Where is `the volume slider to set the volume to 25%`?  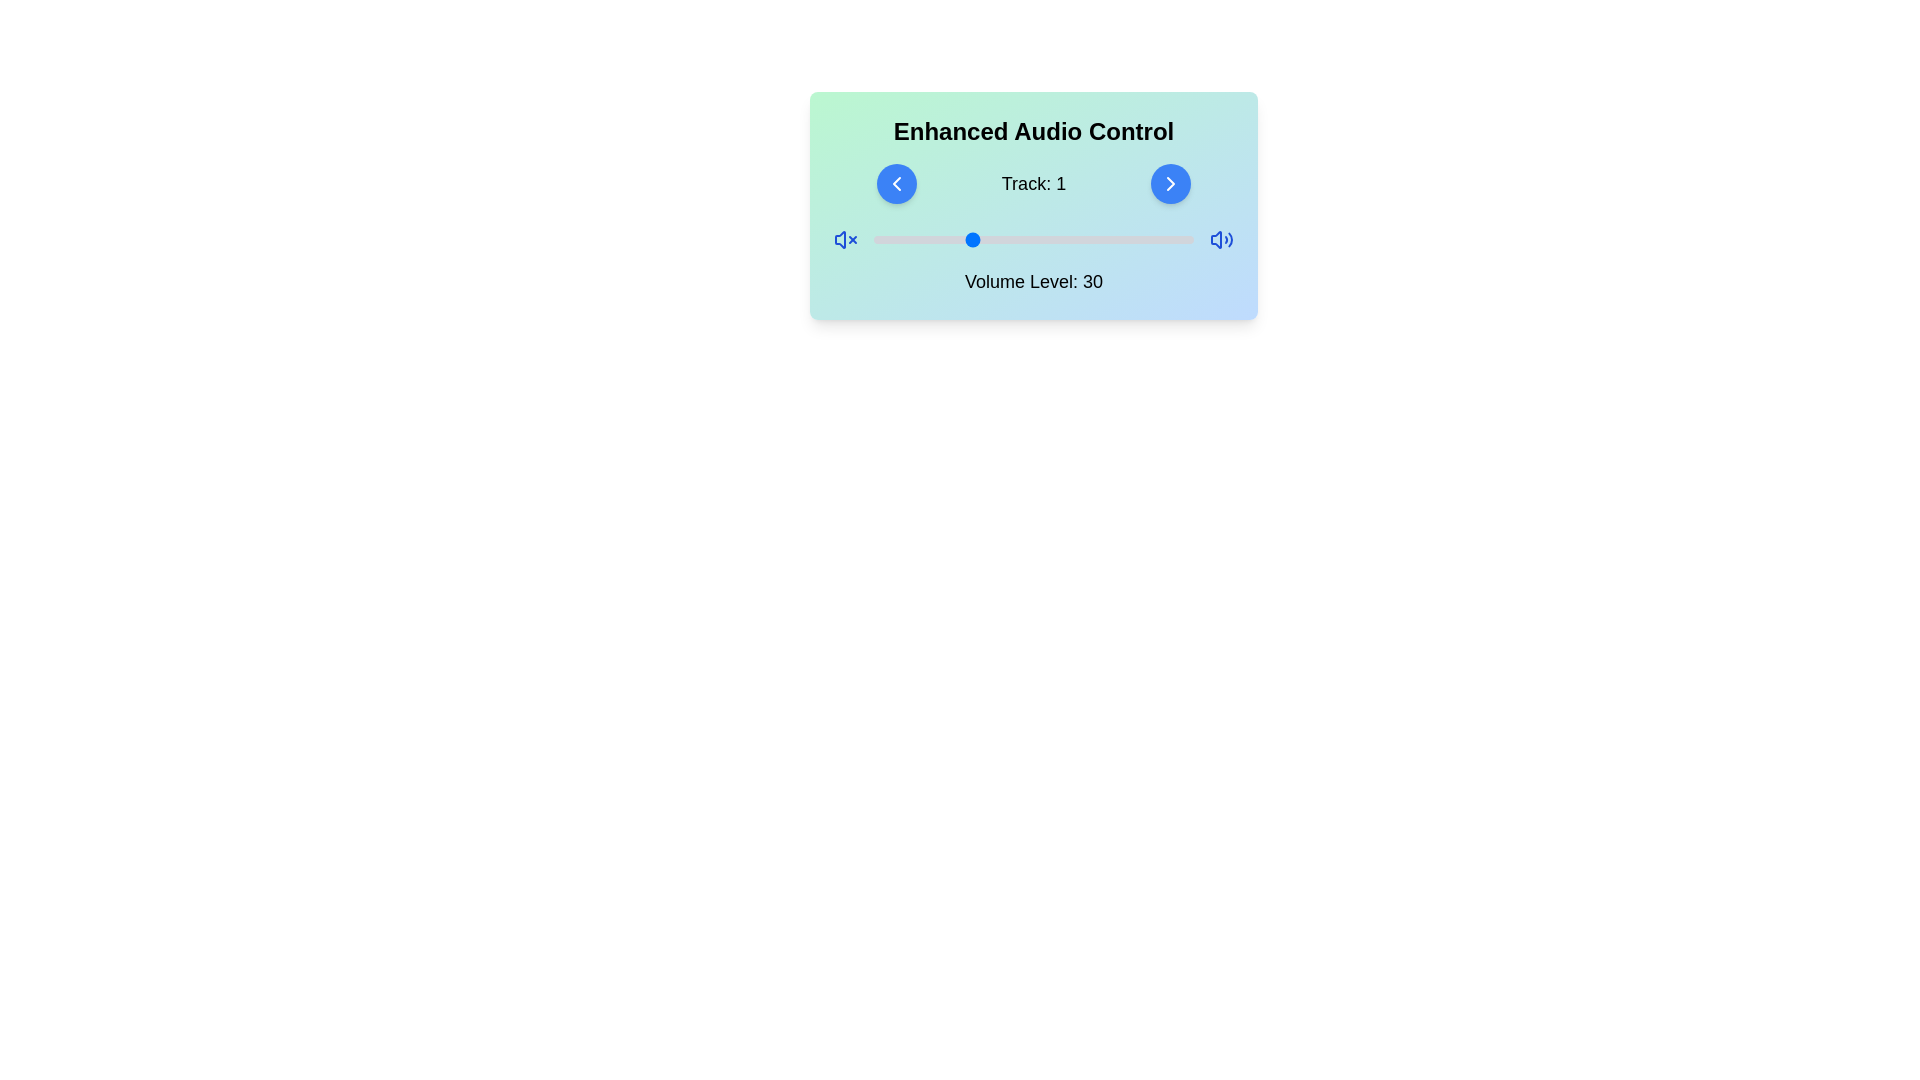 the volume slider to set the volume to 25% is located at coordinates (953, 238).